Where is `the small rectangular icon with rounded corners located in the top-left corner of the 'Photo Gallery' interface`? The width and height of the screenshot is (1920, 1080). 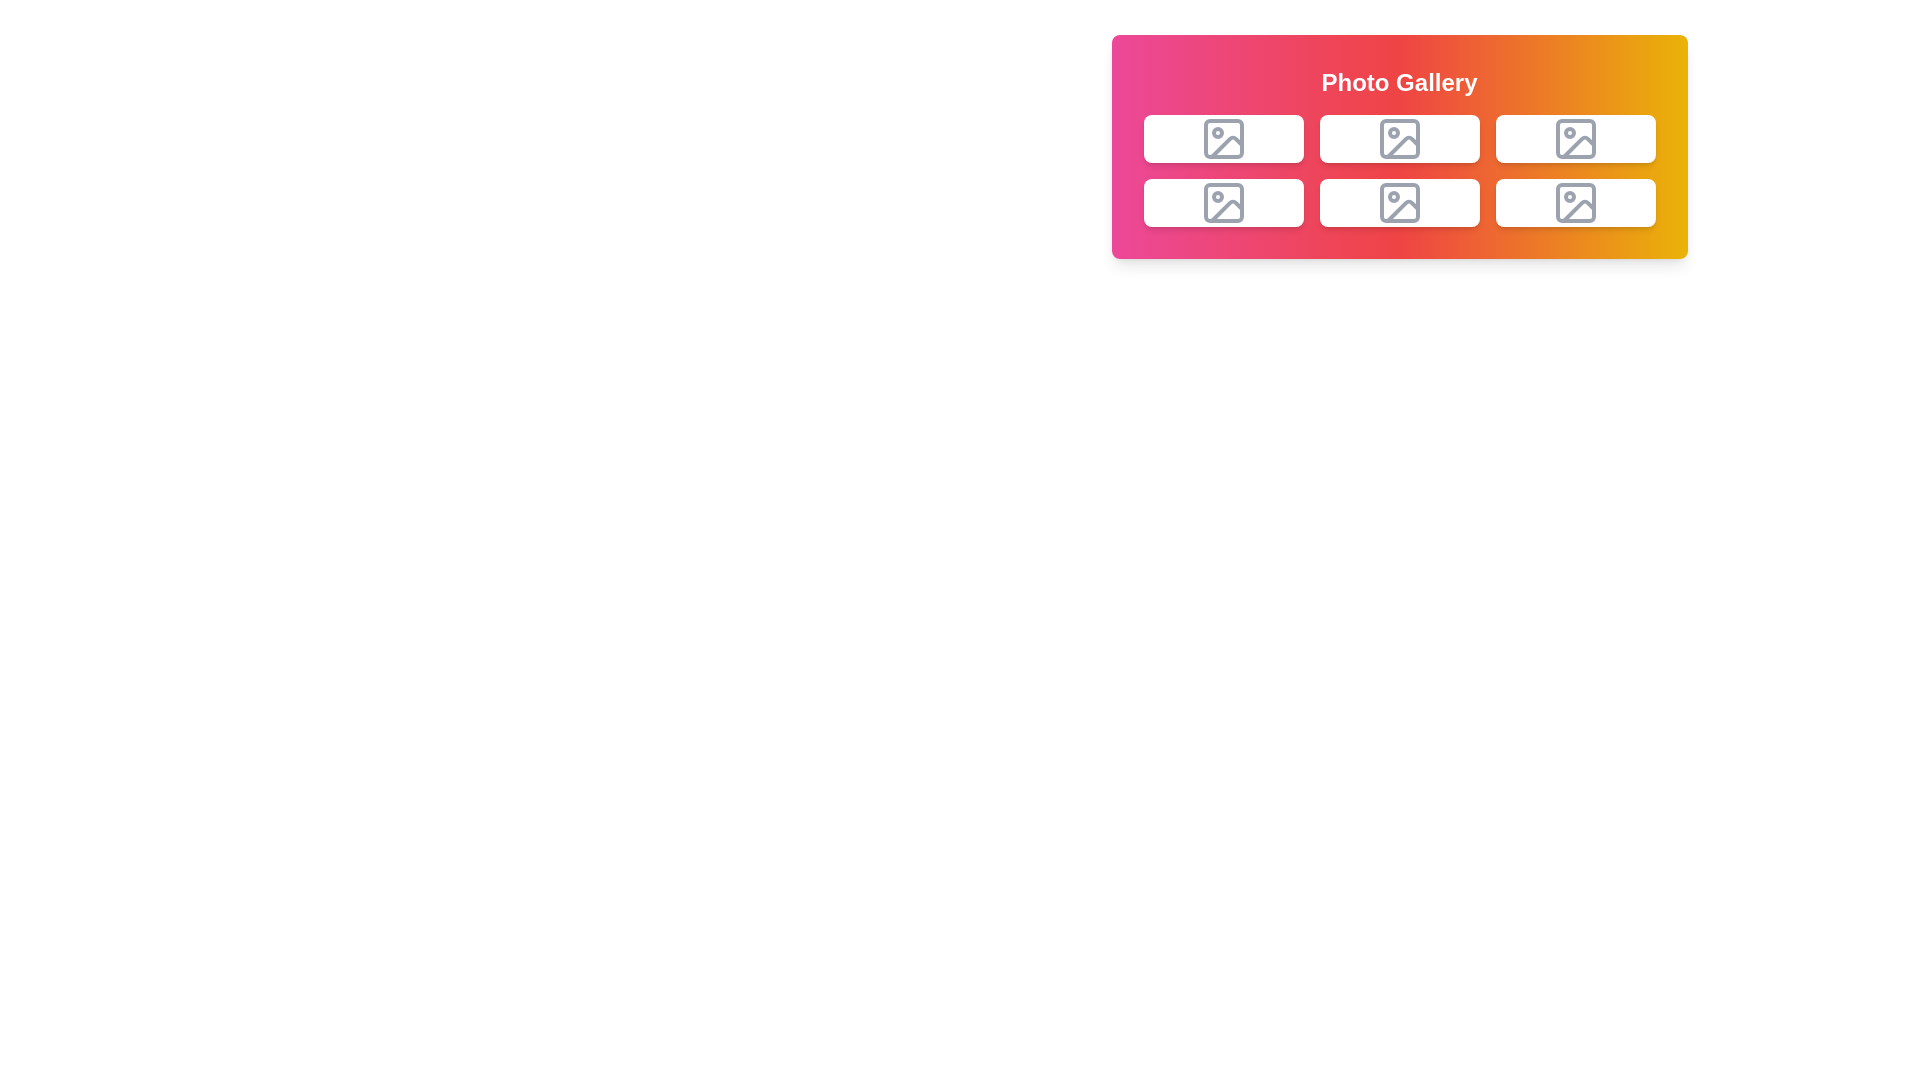 the small rectangular icon with rounded corners located in the top-left corner of the 'Photo Gallery' interface is located at coordinates (1222, 137).